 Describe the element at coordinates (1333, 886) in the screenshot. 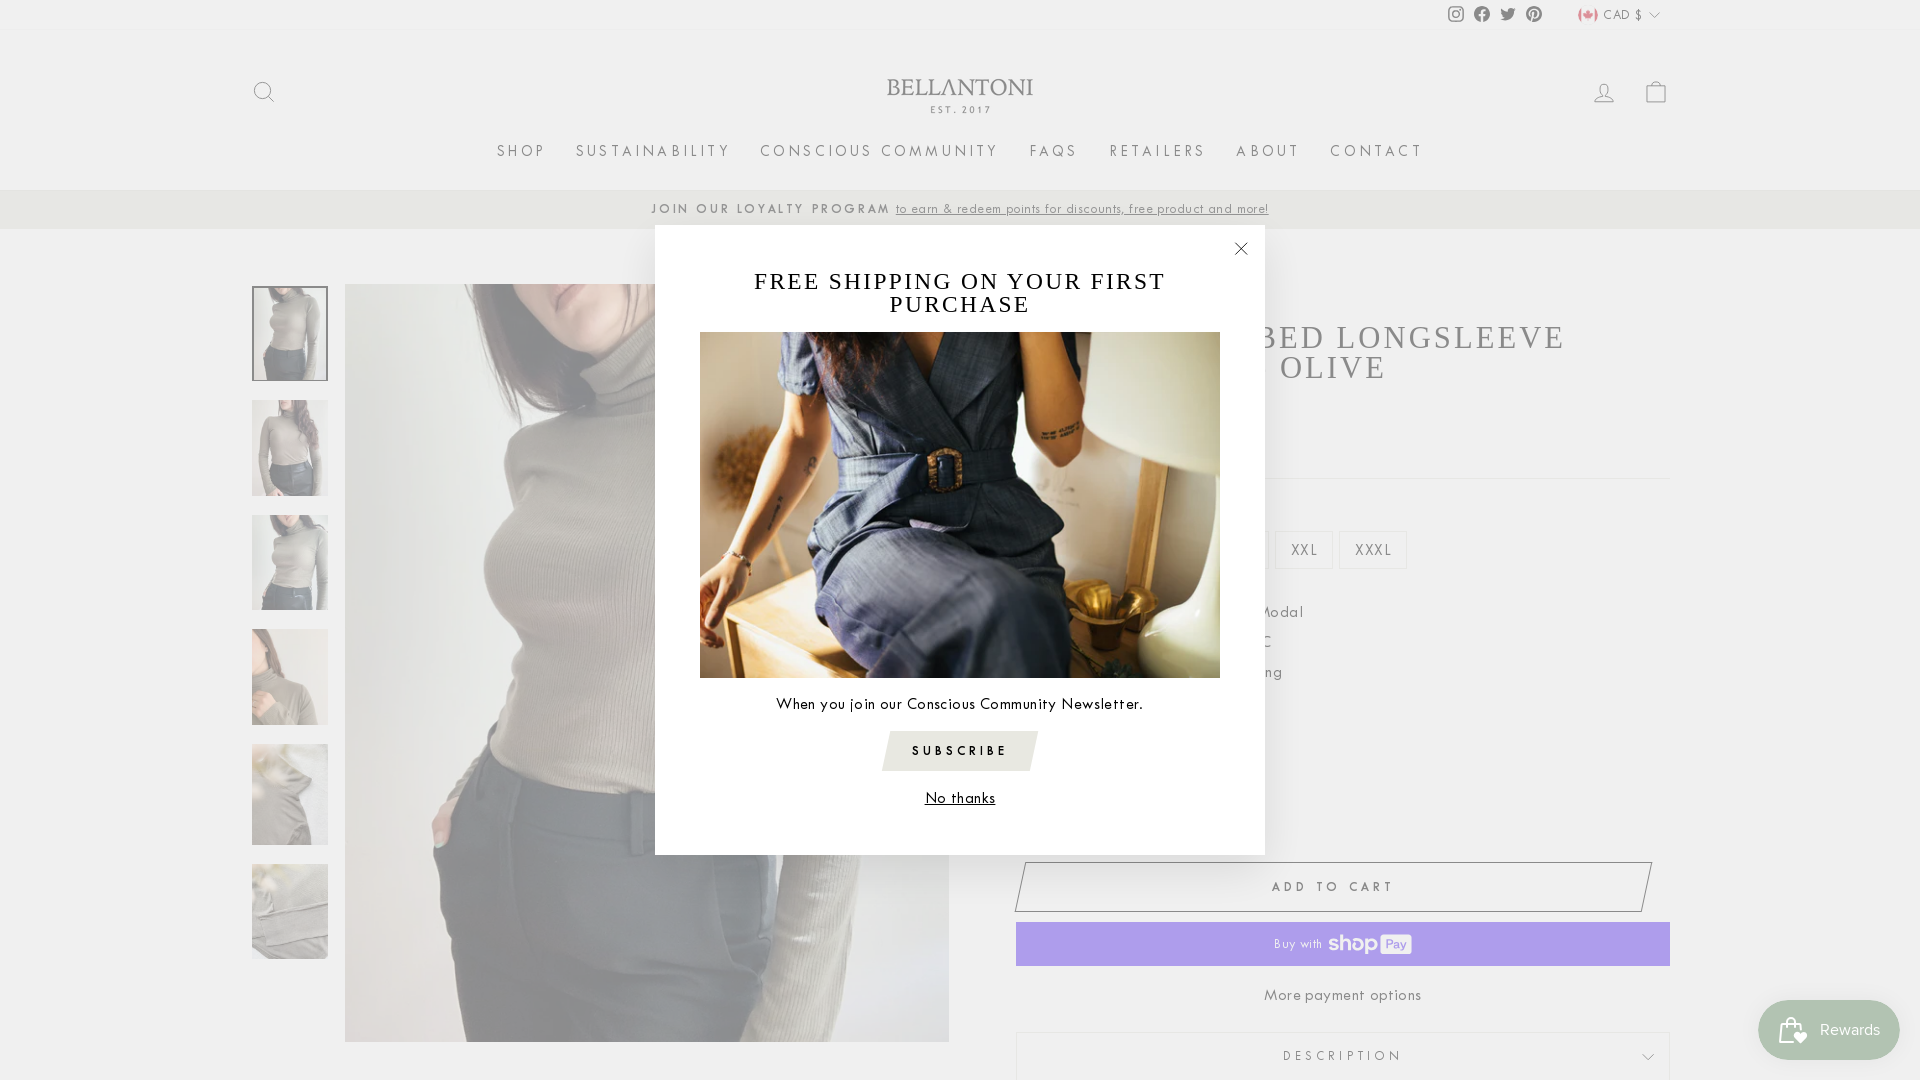

I see `'ADD TO CART'` at that location.